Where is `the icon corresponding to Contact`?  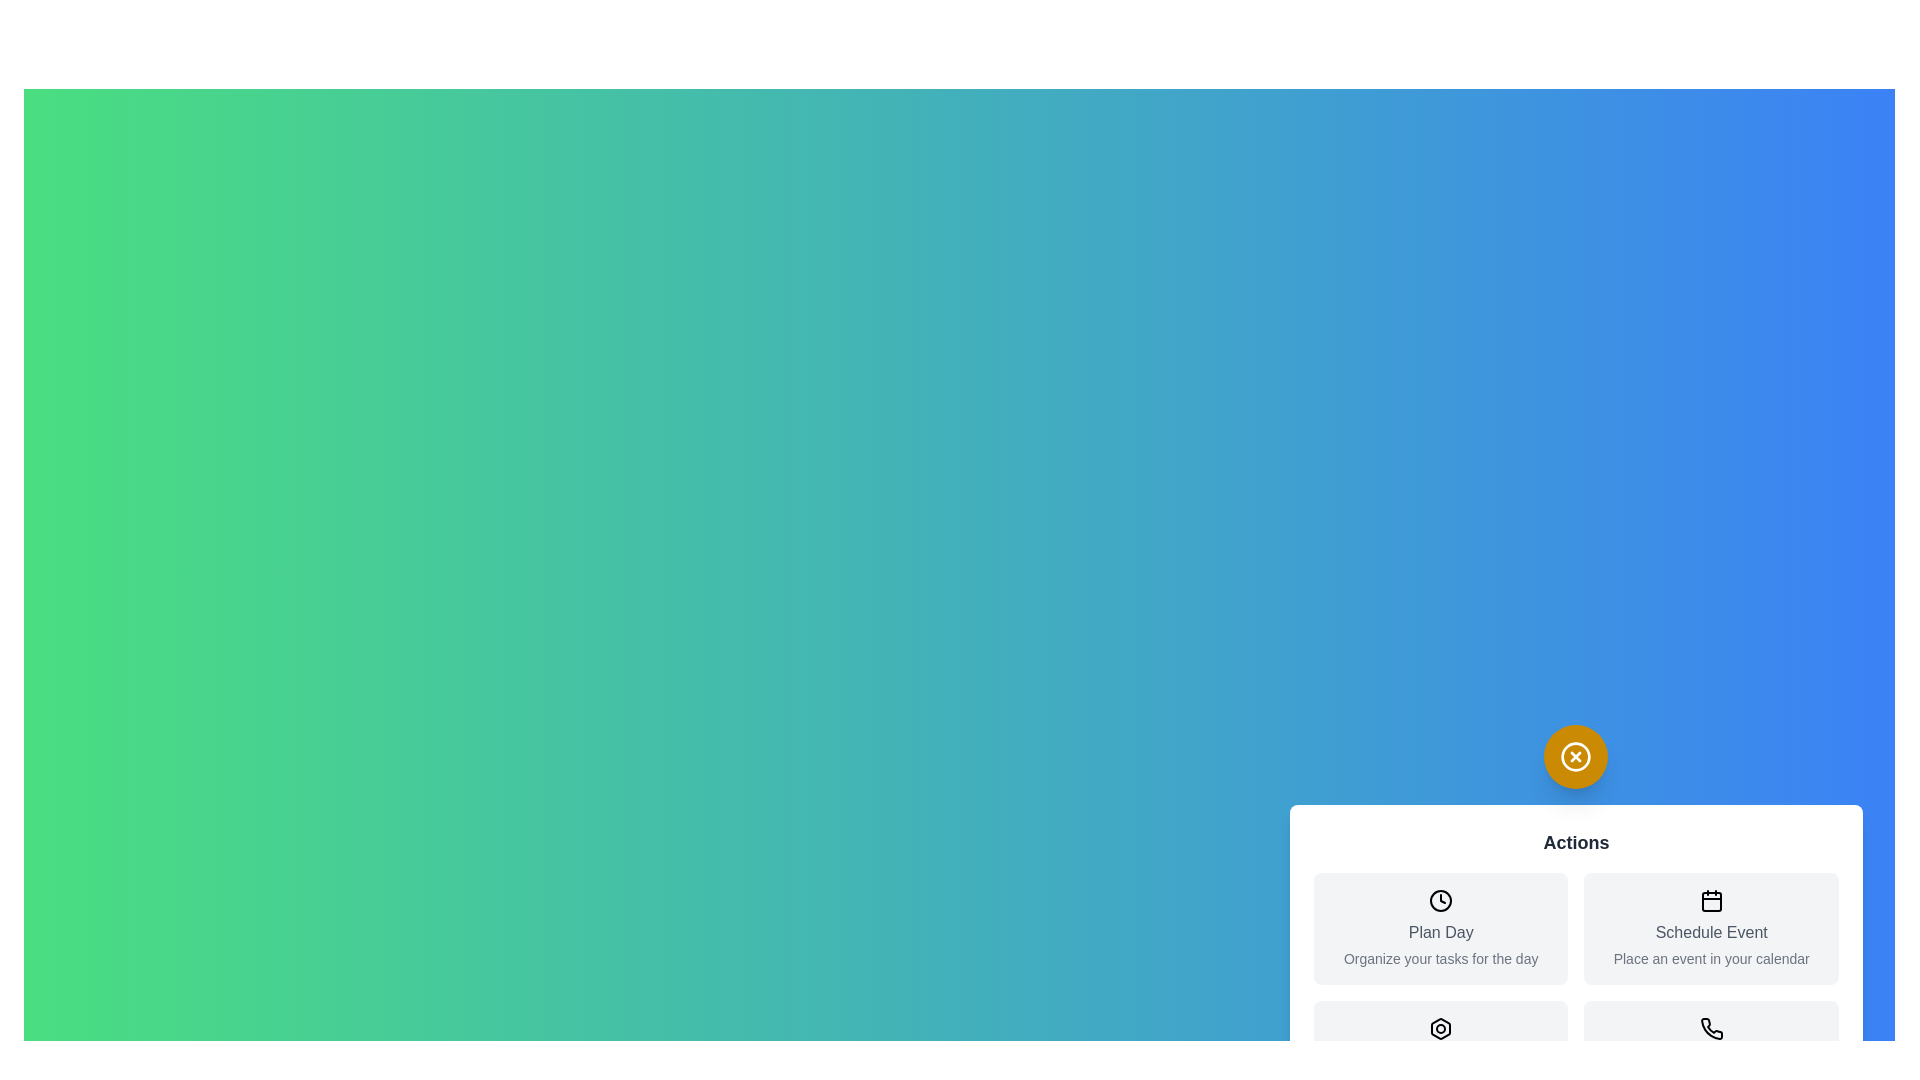
the icon corresponding to Contact is located at coordinates (1709, 1029).